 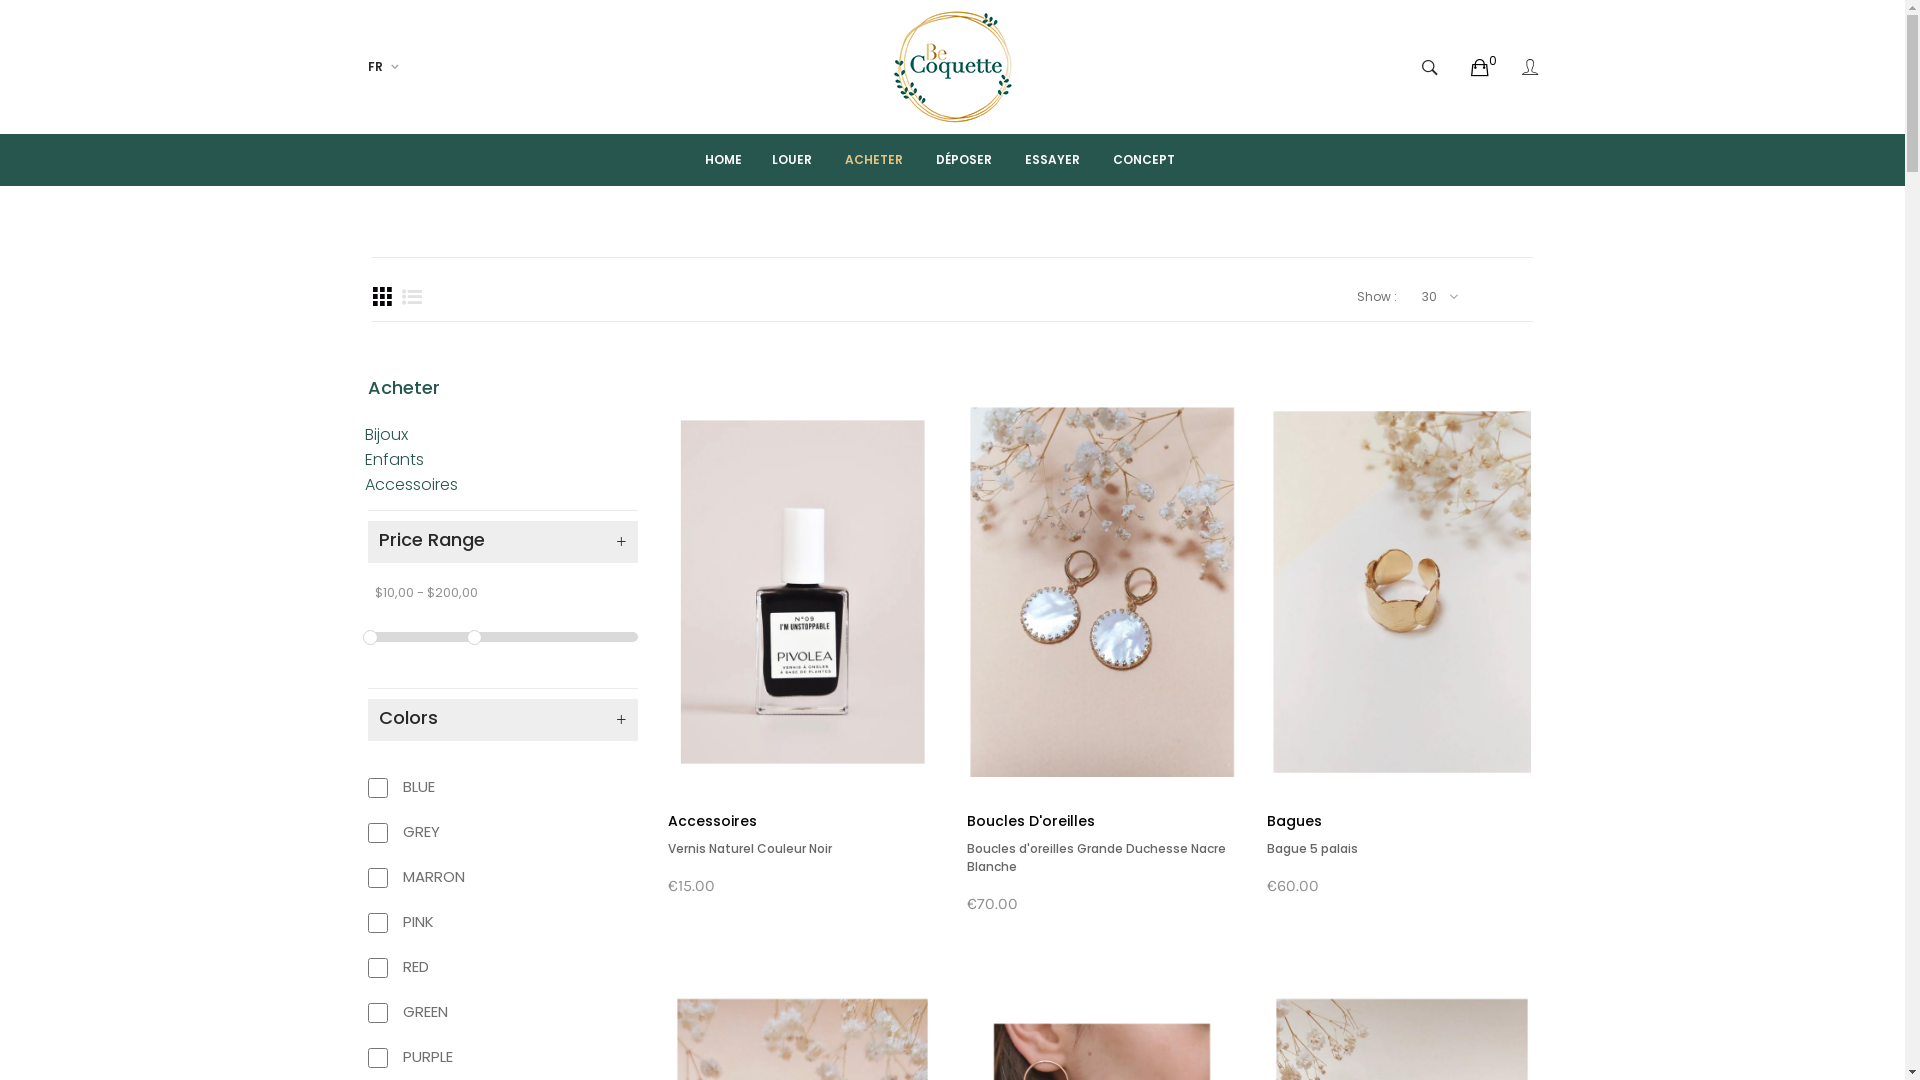 What do you see at coordinates (411, 297) in the screenshot?
I see `'List'` at bounding box center [411, 297].